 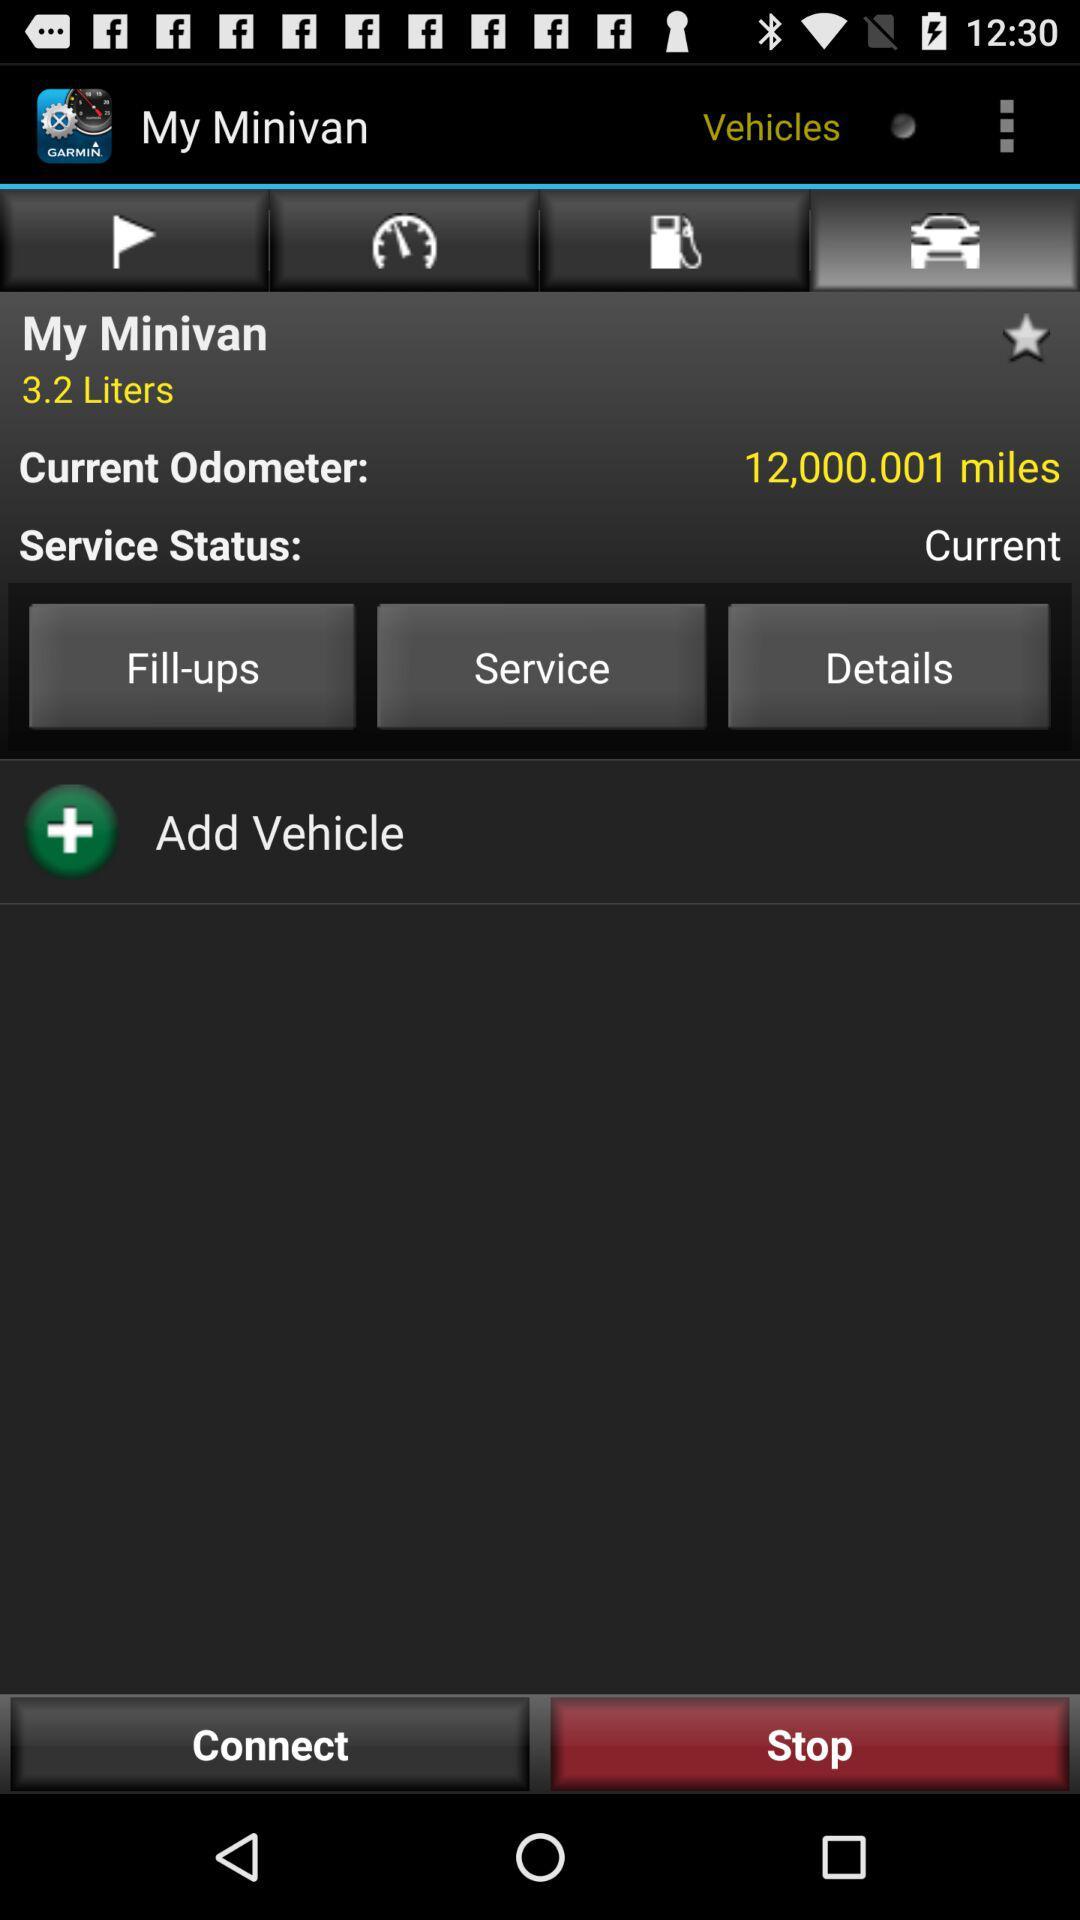 What do you see at coordinates (315, 543) in the screenshot?
I see `item next to the current app` at bounding box center [315, 543].